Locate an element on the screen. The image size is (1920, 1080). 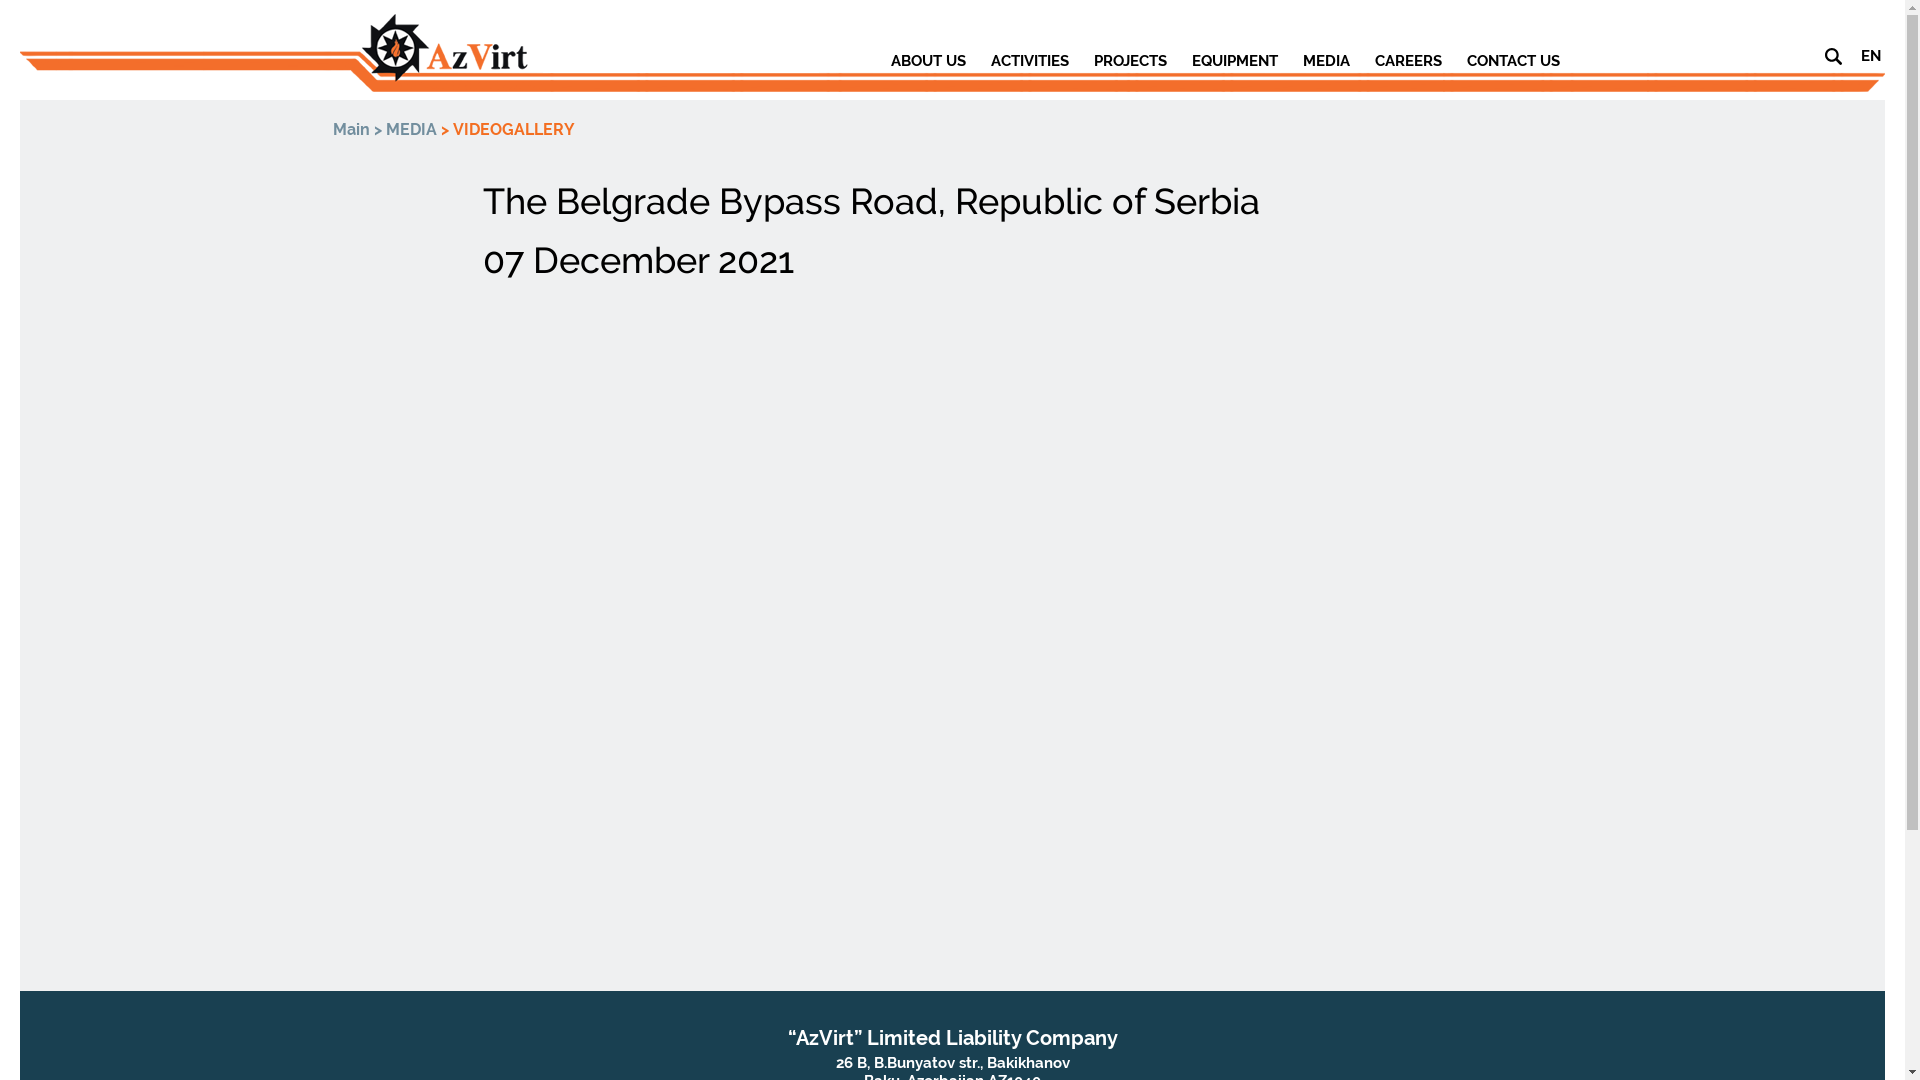
'ABOUT US' is located at coordinates (926, 60).